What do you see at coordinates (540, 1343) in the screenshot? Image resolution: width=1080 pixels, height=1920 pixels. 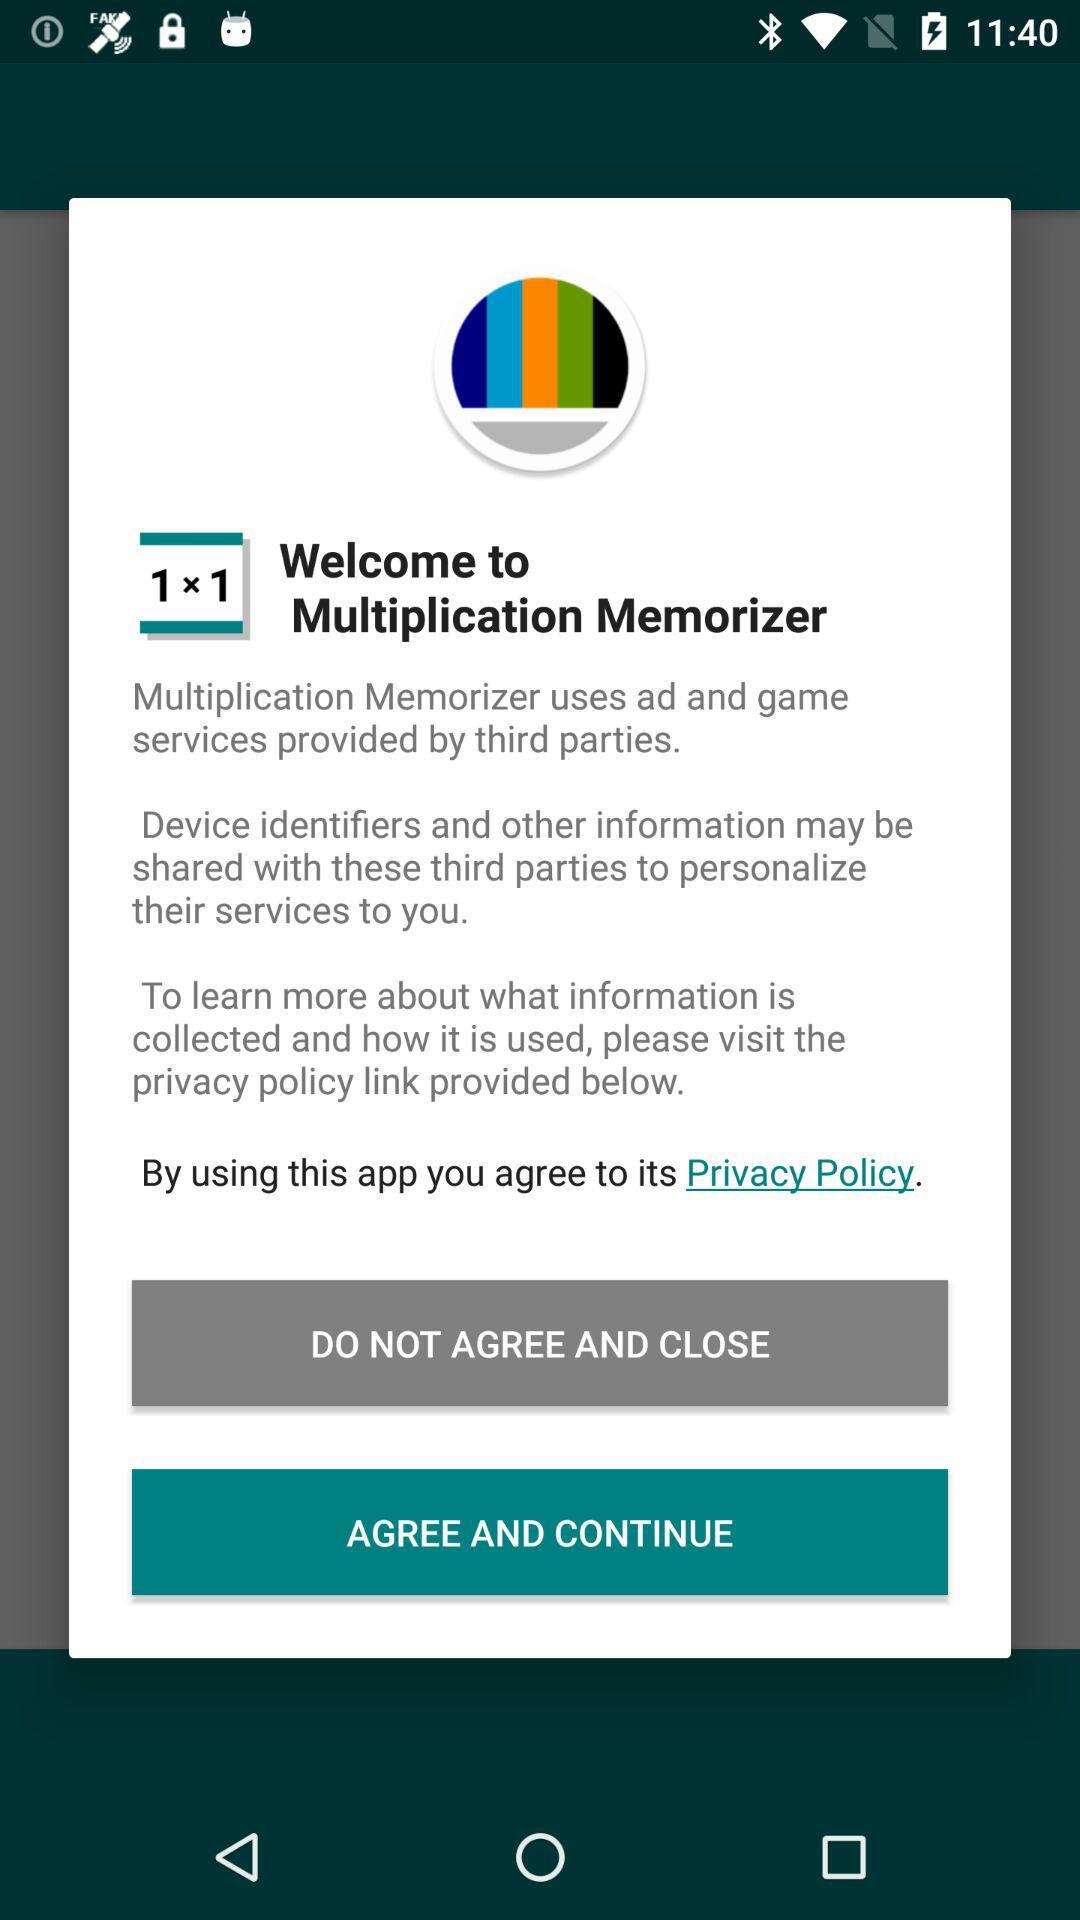 I see `do not agree` at bounding box center [540, 1343].